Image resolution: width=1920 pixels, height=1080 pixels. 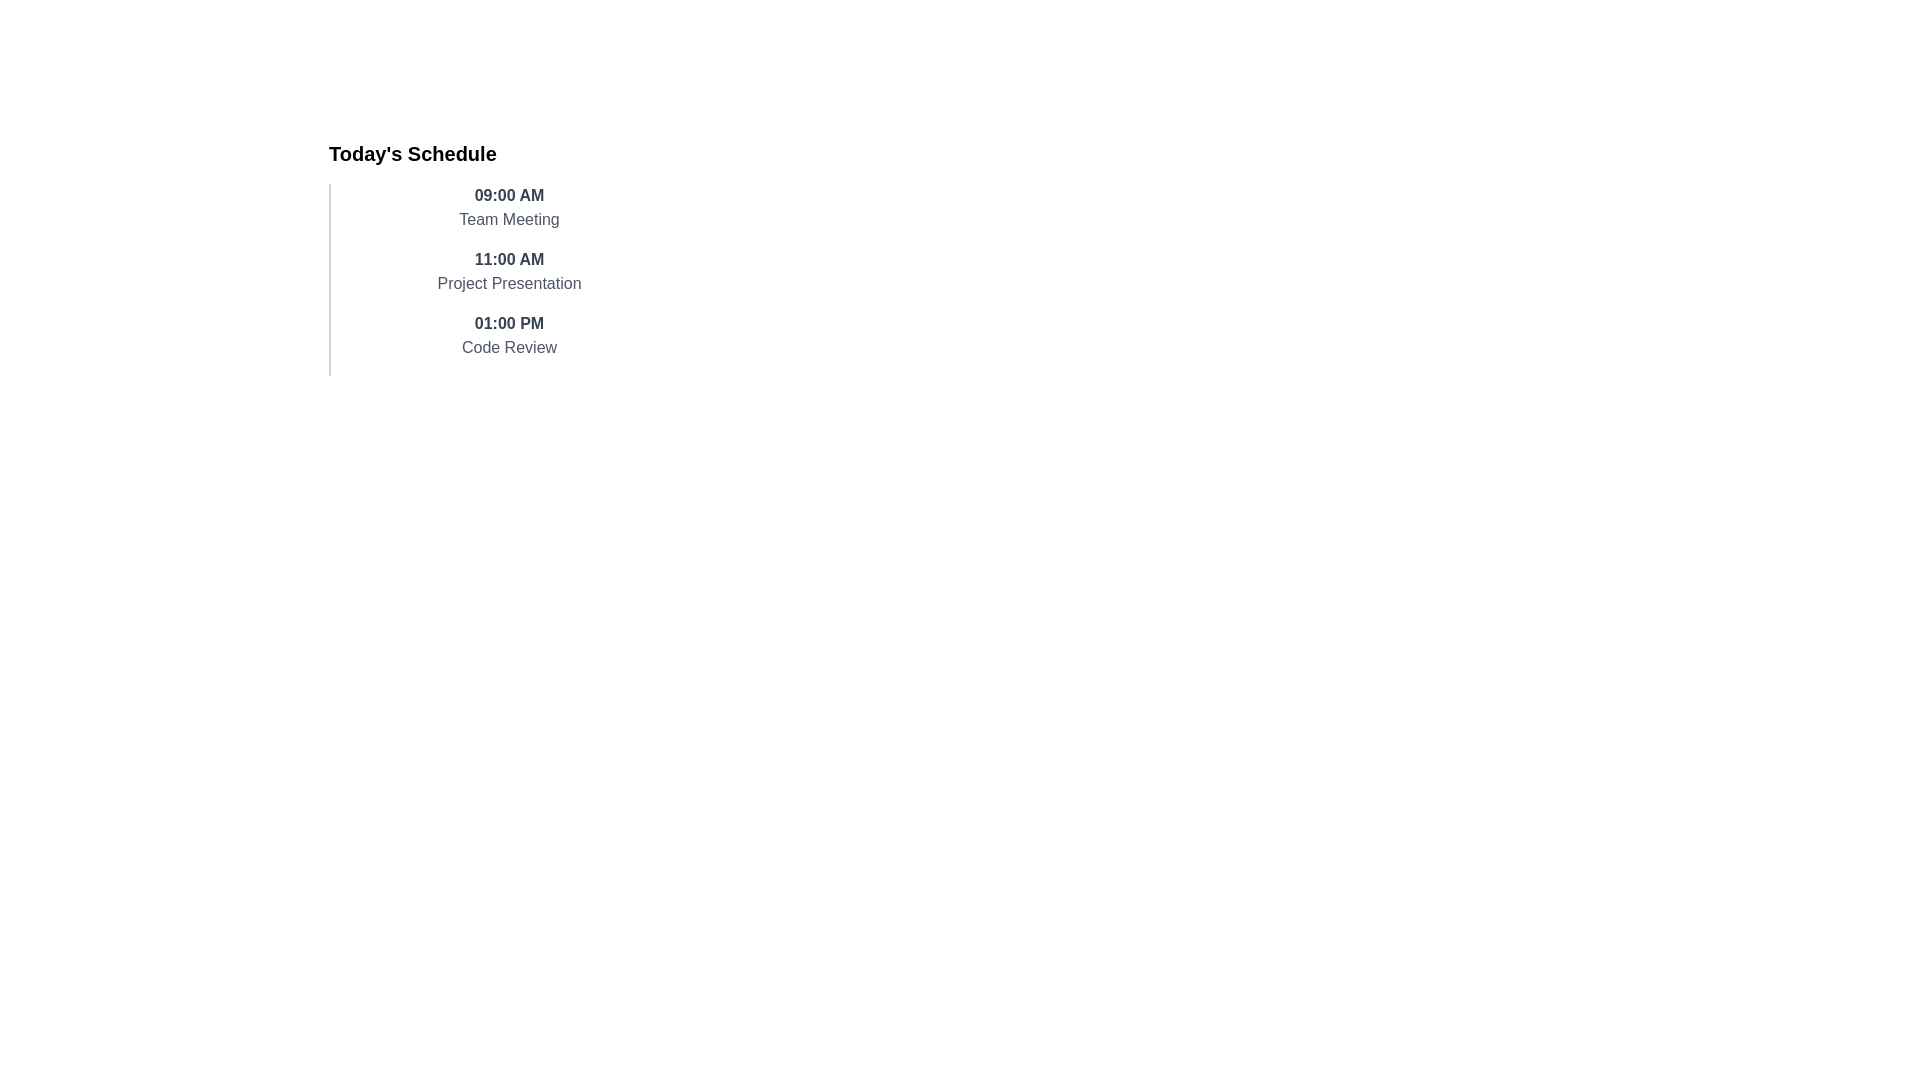 I want to click on text content of the label displaying 'Project Presentation', which is styled in medium gray (#606060) and is positioned below '11:00 AM' in the schedule display, so click(x=509, y=284).